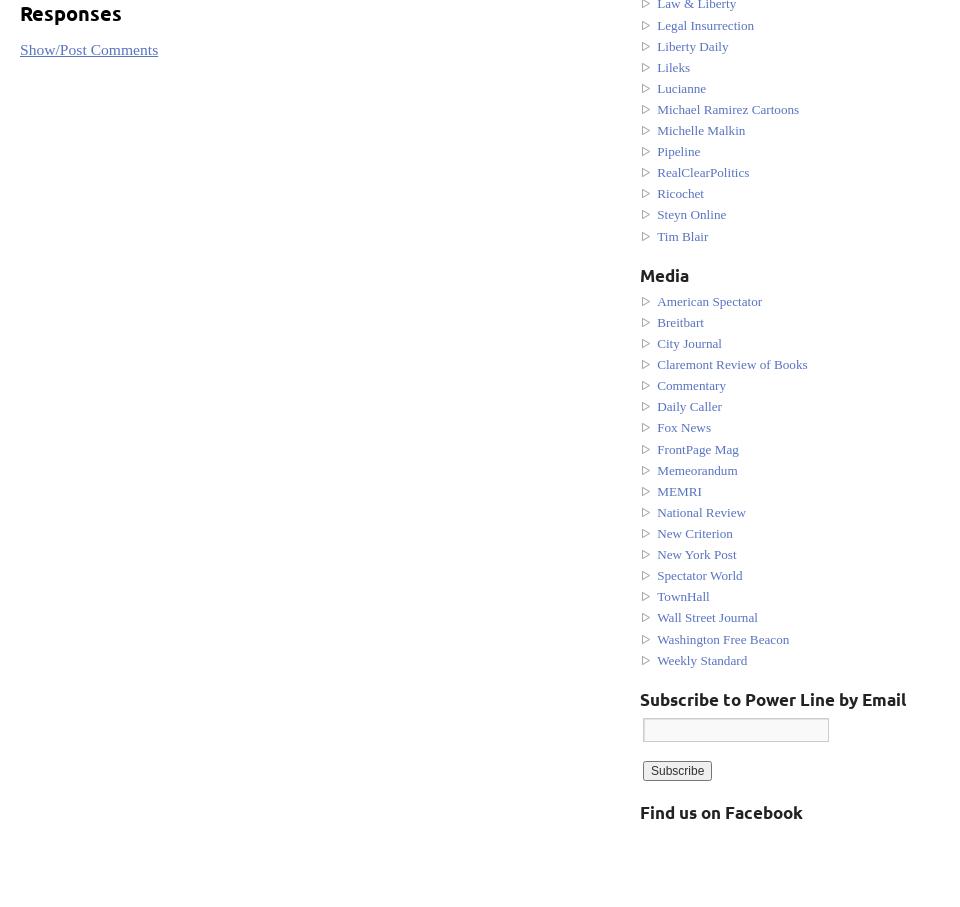 The width and height of the screenshot is (960, 907). What do you see at coordinates (684, 426) in the screenshot?
I see `'Fox News'` at bounding box center [684, 426].